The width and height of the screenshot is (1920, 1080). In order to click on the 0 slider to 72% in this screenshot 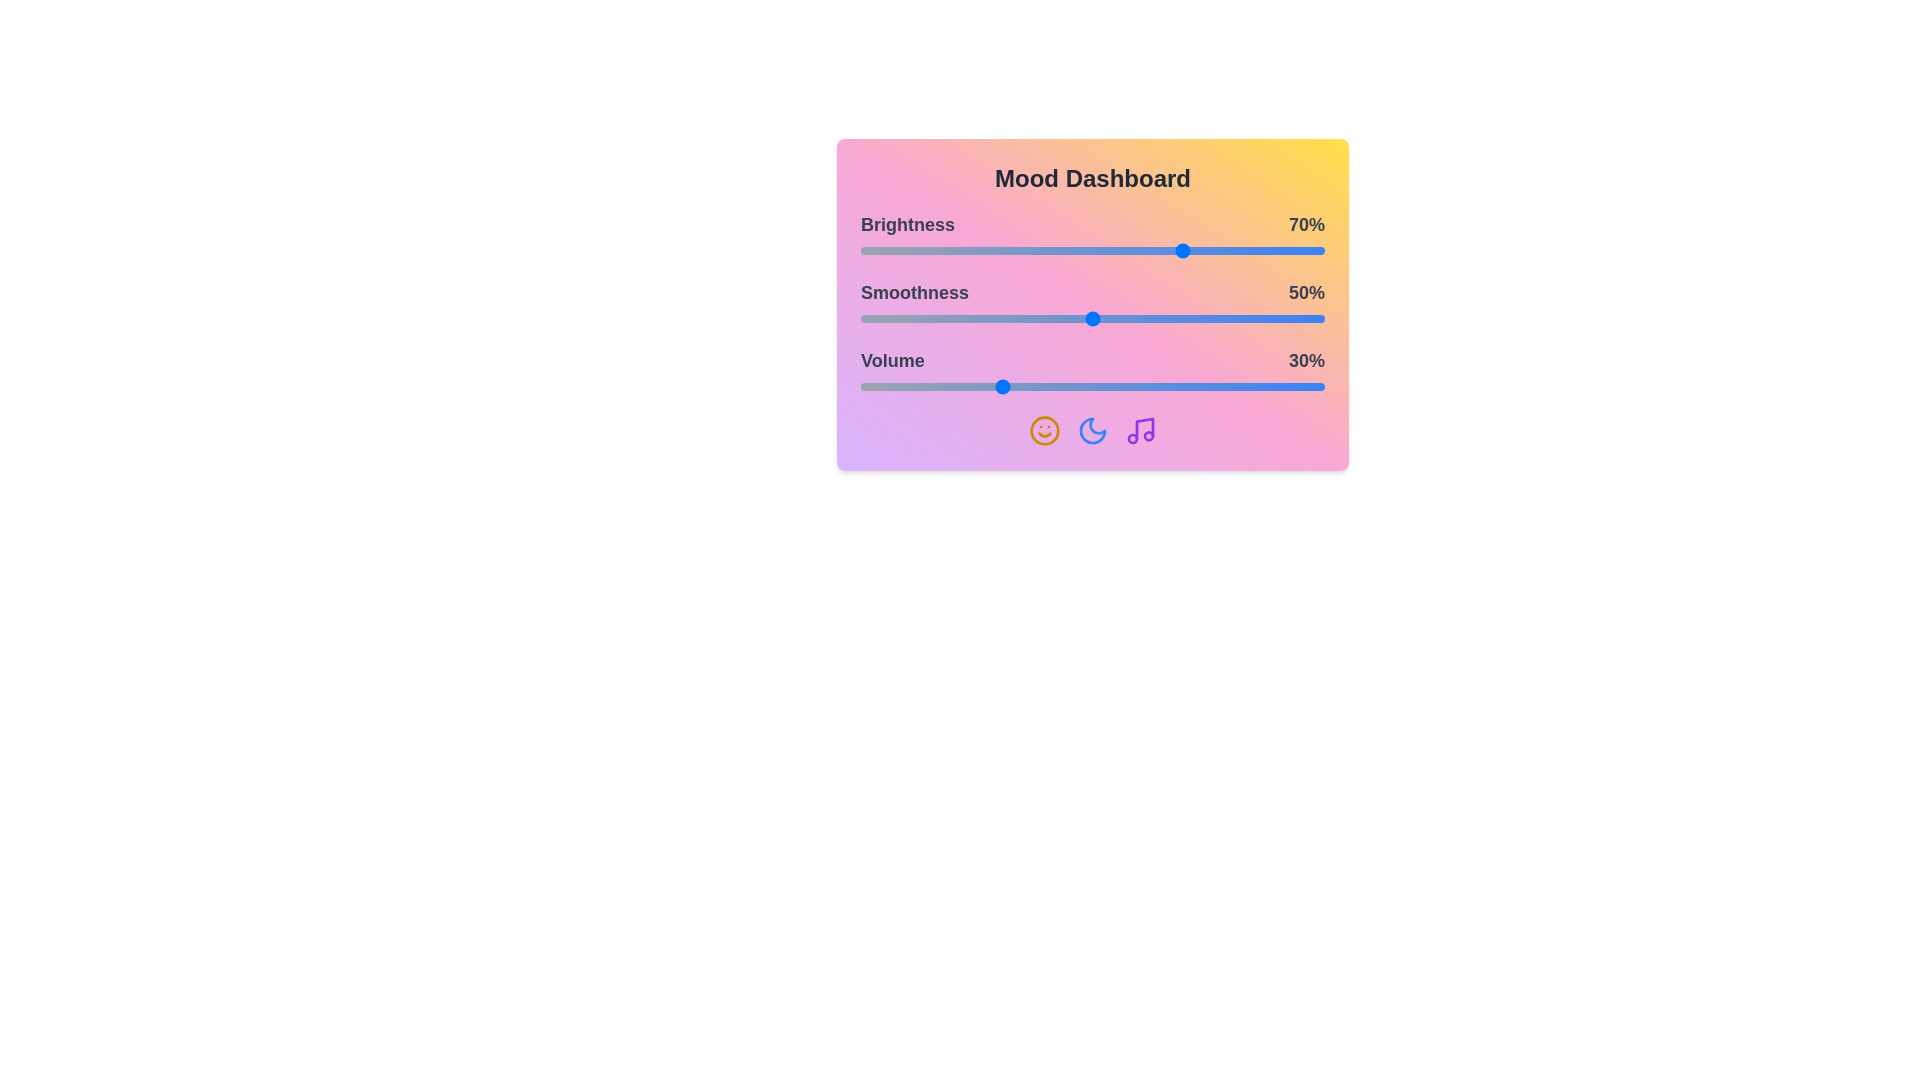, I will do `click(1195, 249)`.